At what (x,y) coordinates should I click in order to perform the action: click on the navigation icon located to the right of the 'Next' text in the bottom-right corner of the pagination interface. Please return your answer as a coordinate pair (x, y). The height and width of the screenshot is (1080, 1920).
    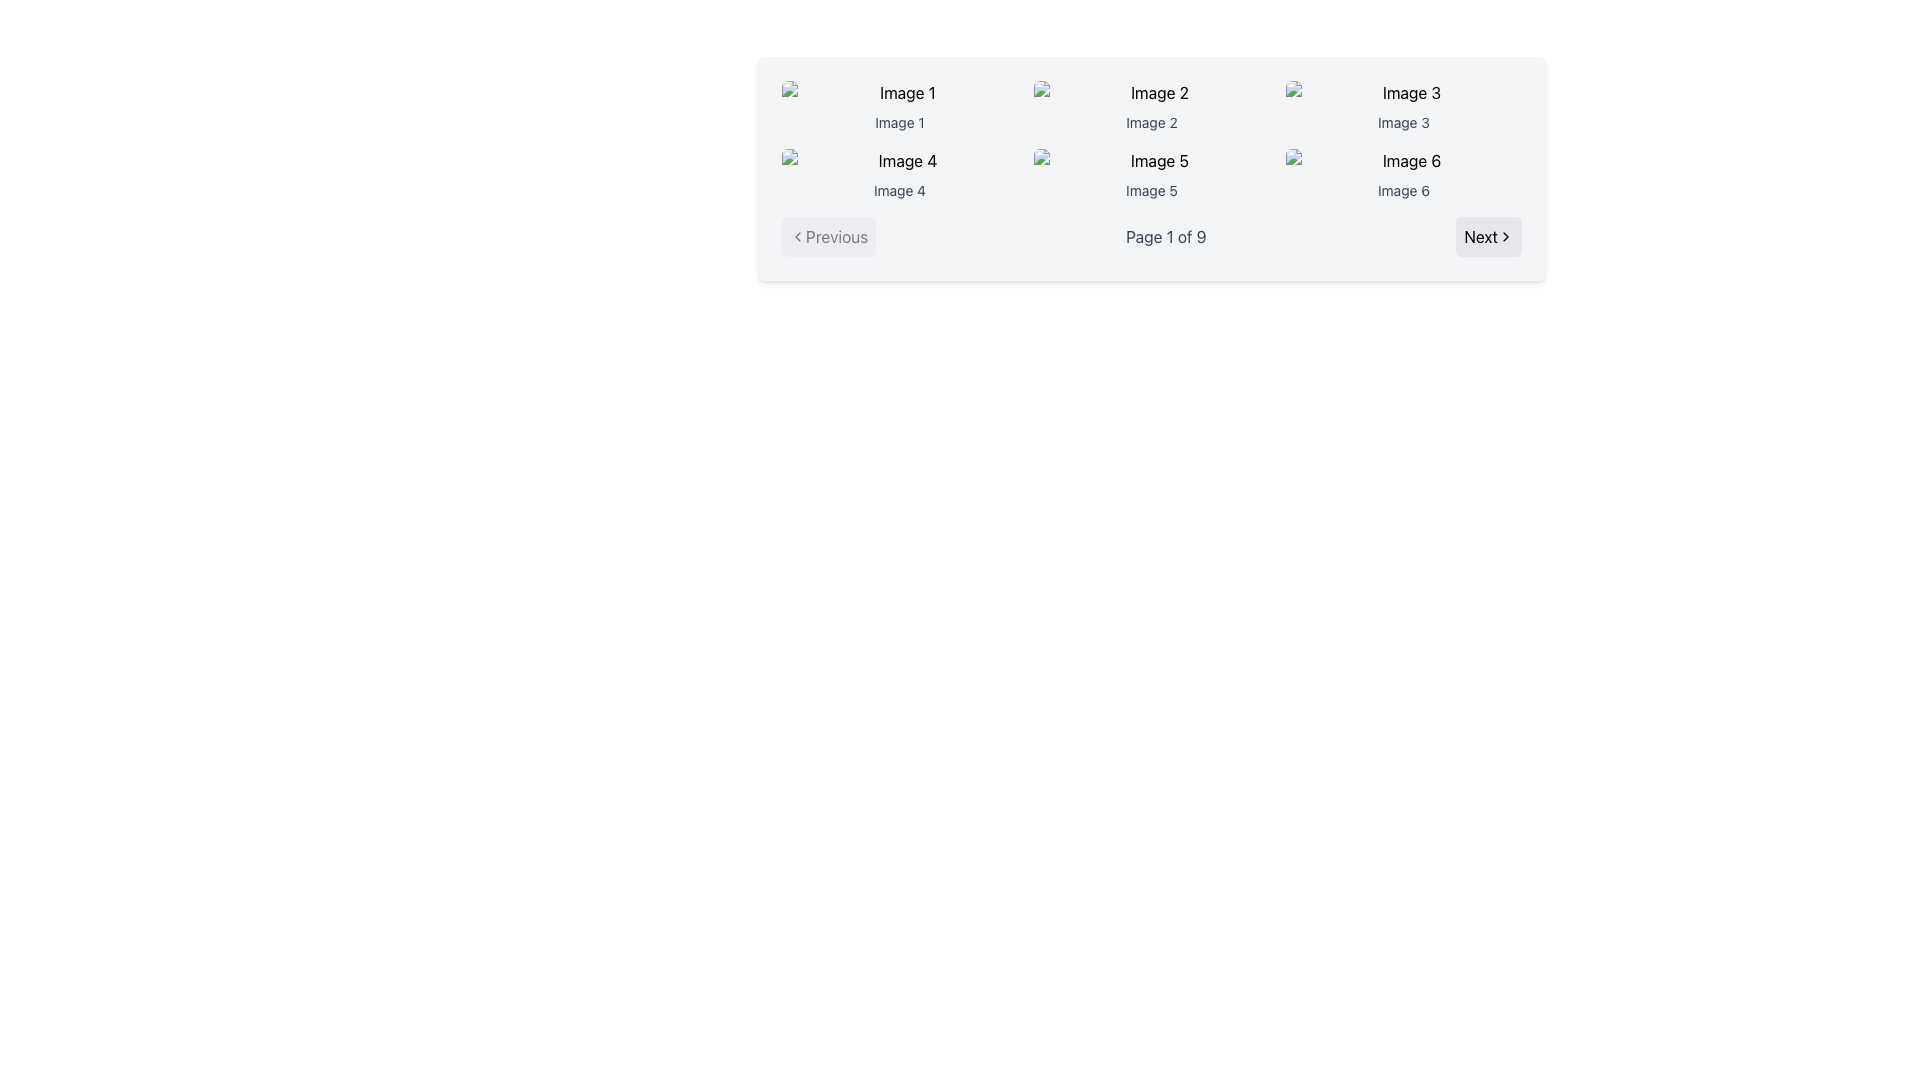
    Looking at the image, I should click on (1506, 235).